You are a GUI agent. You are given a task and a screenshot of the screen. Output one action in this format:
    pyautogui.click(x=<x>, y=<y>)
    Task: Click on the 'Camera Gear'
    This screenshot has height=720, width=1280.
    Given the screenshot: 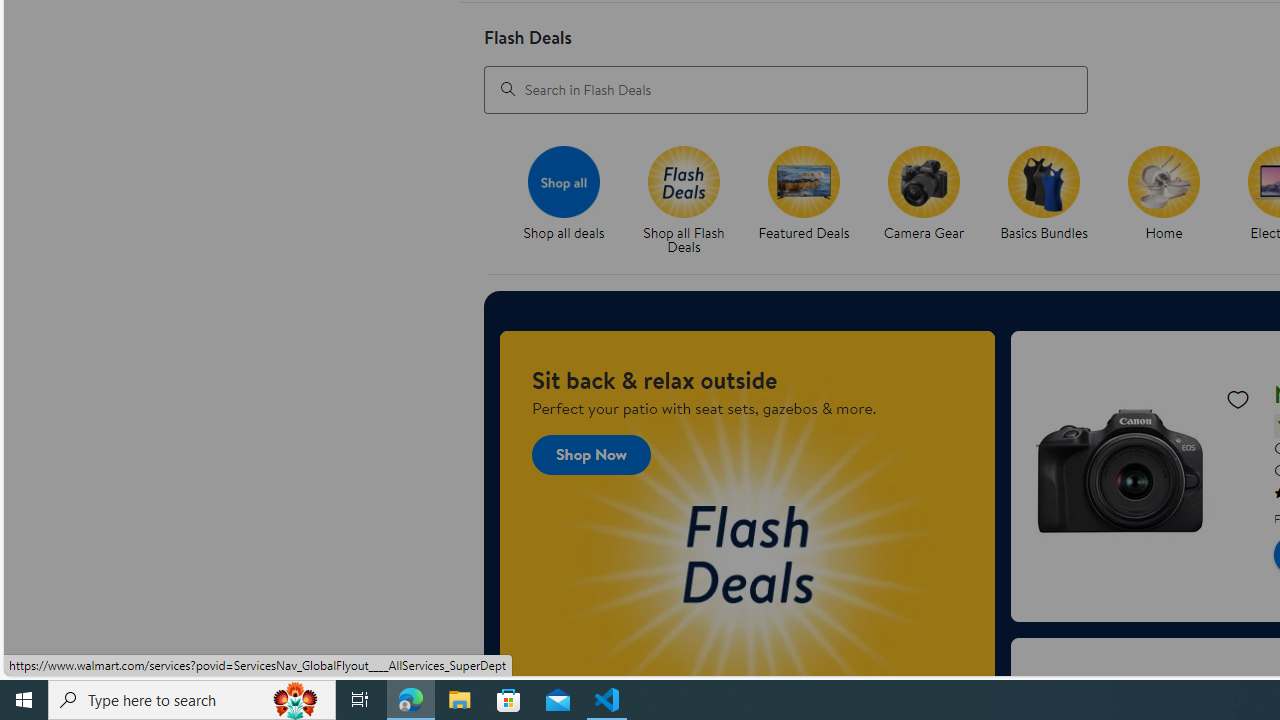 What is the action you would take?
    pyautogui.click(x=923, y=181)
    